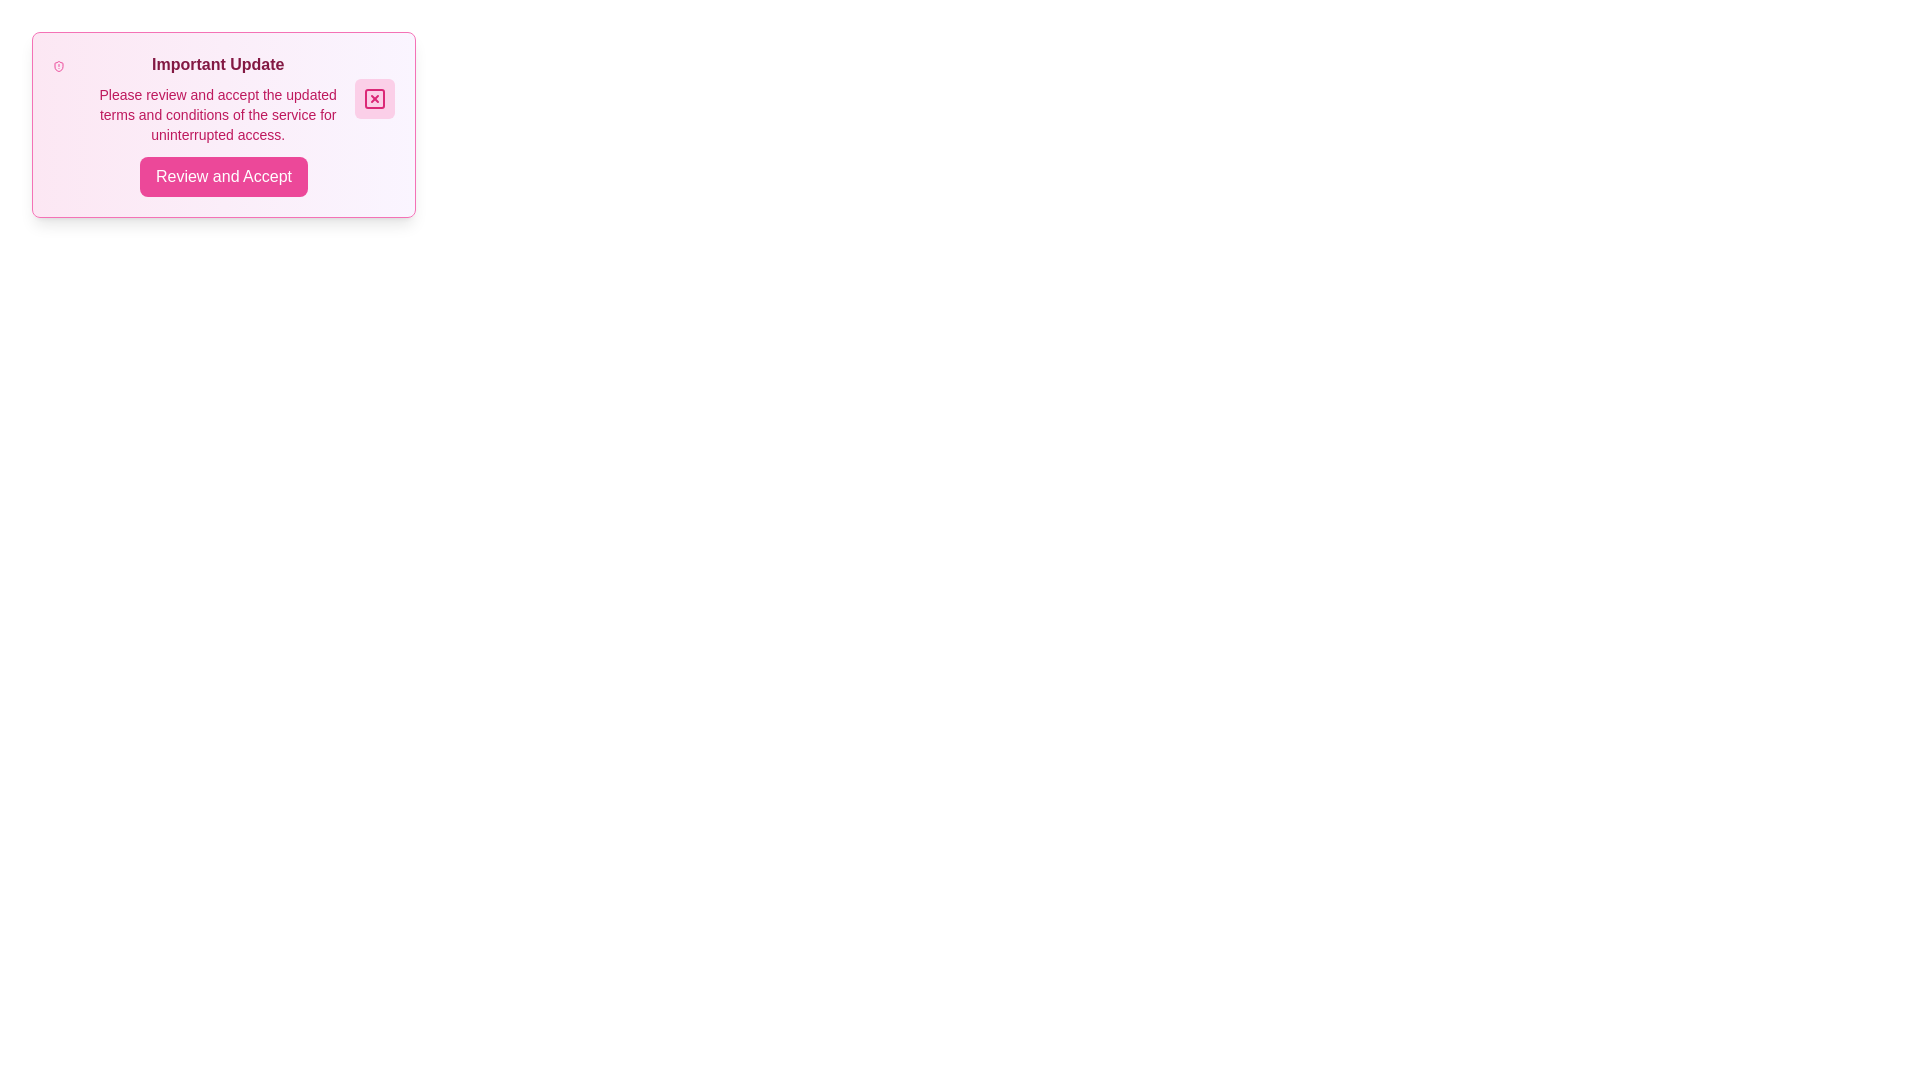 Image resolution: width=1920 pixels, height=1080 pixels. What do you see at coordinates (374, 99) in the screenshot?
I see `the close button icon, which is a pink square with a cross inside, located at the top-right corner of the notification card titled 'Important Update'` at bounding box center [374, 99].